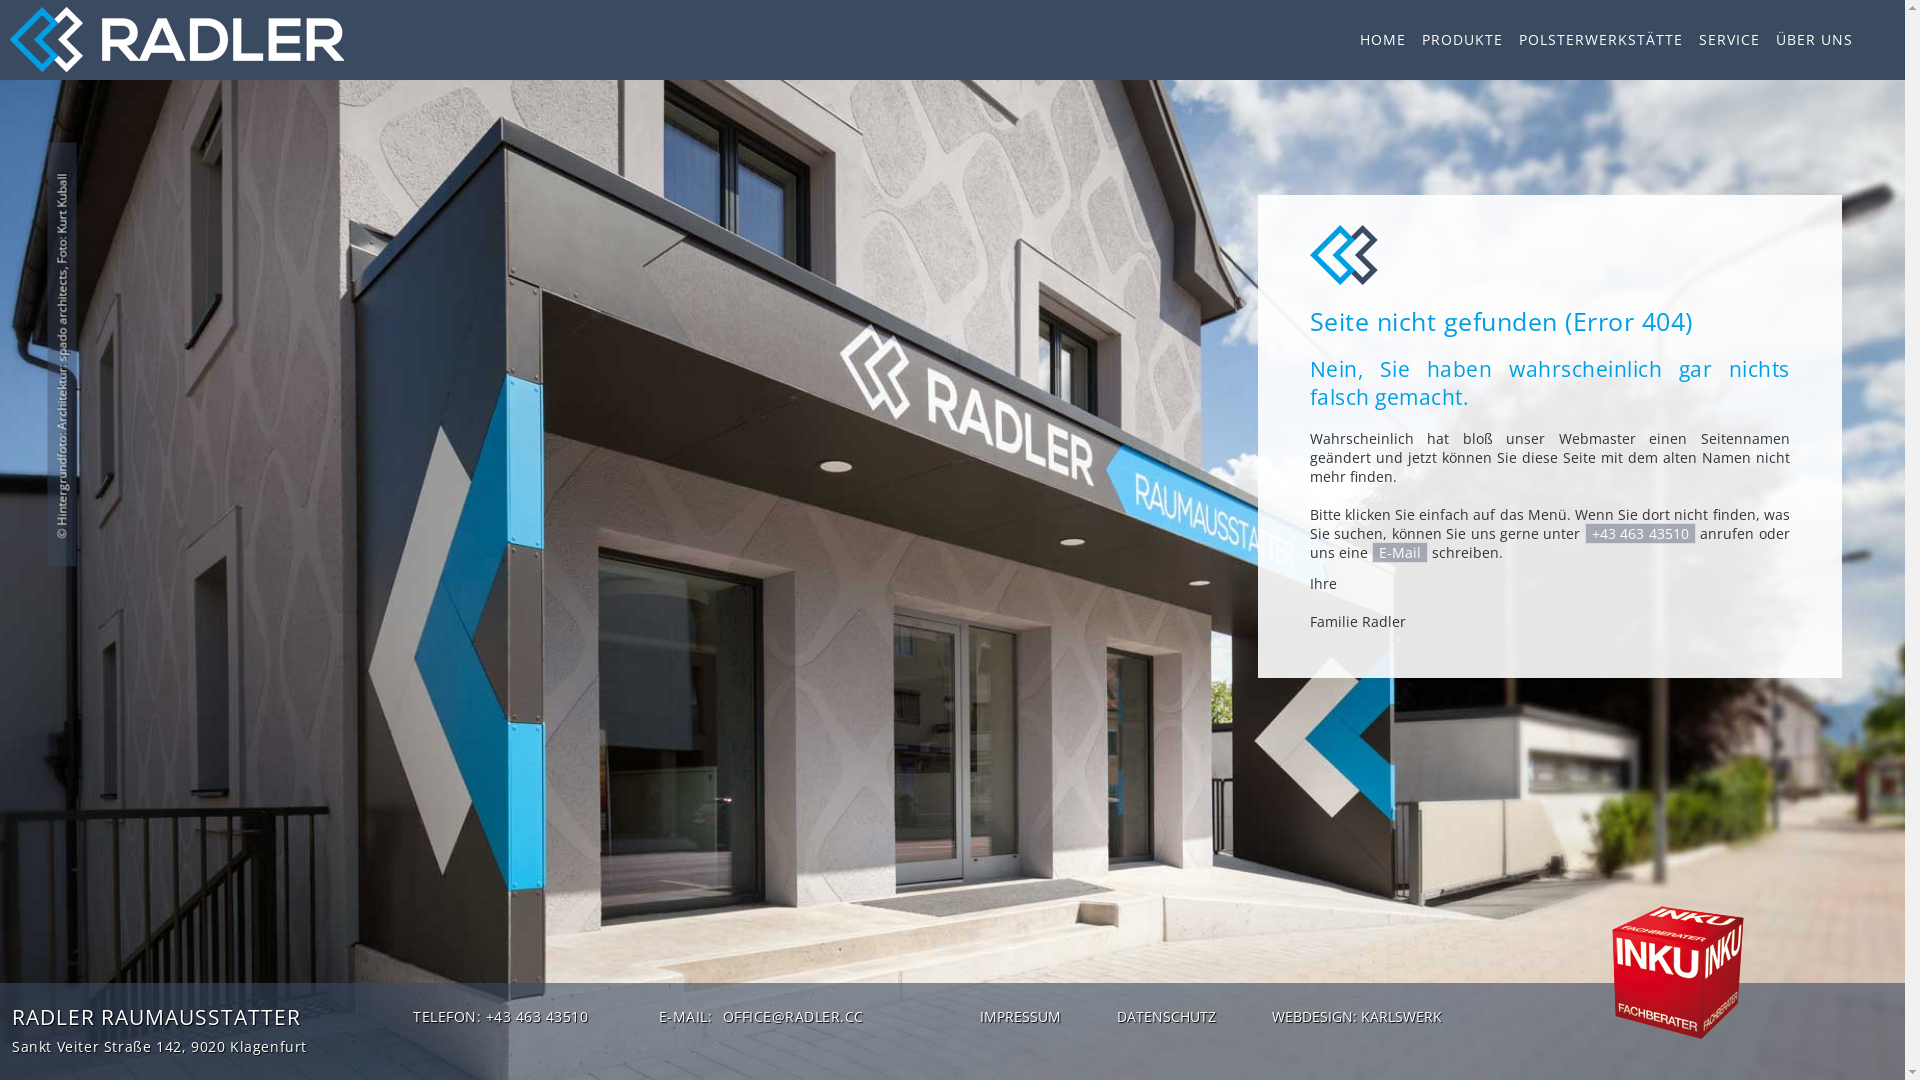 The width and height of the screenshot is (1920, 1080). What do you see at coordinates (1462, 39) in the screenshot?
I see `'PRODUKTE'` at bounding box center [1462, 39].